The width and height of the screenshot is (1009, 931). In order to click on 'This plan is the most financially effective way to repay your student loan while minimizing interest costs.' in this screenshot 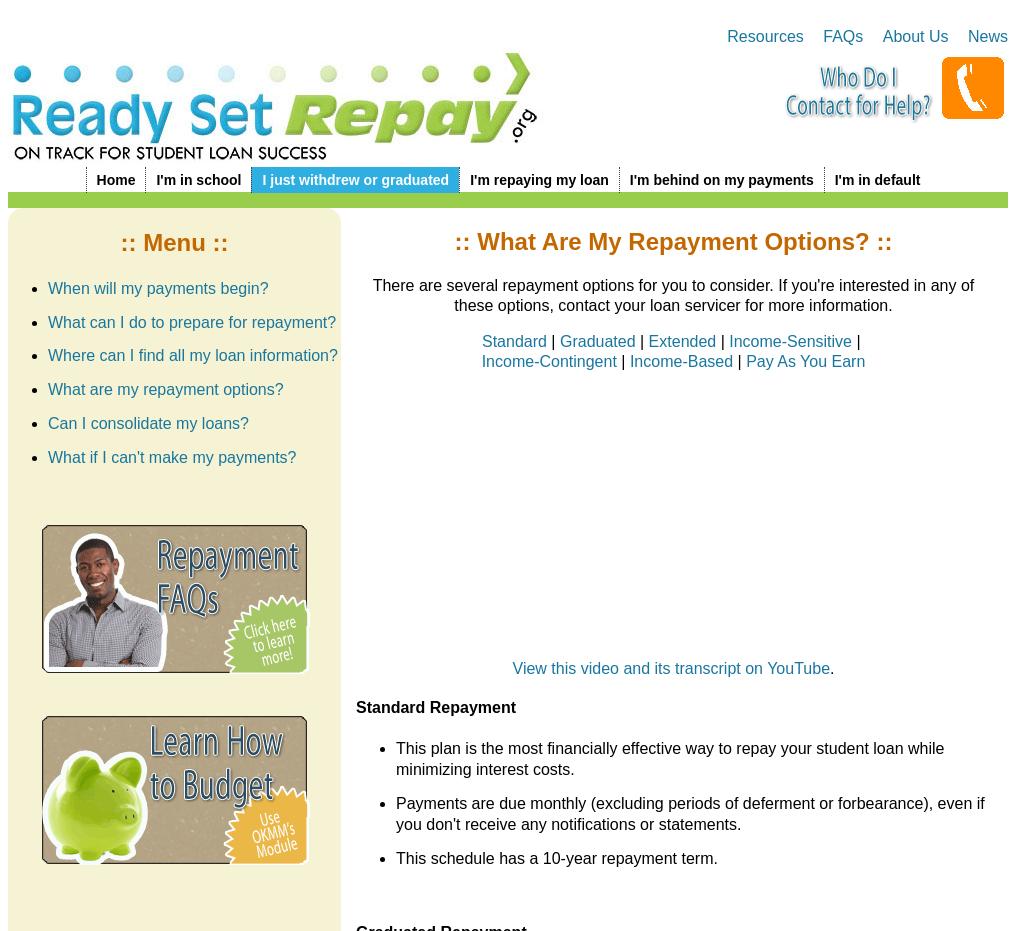, I will do `click(669, 759)`.